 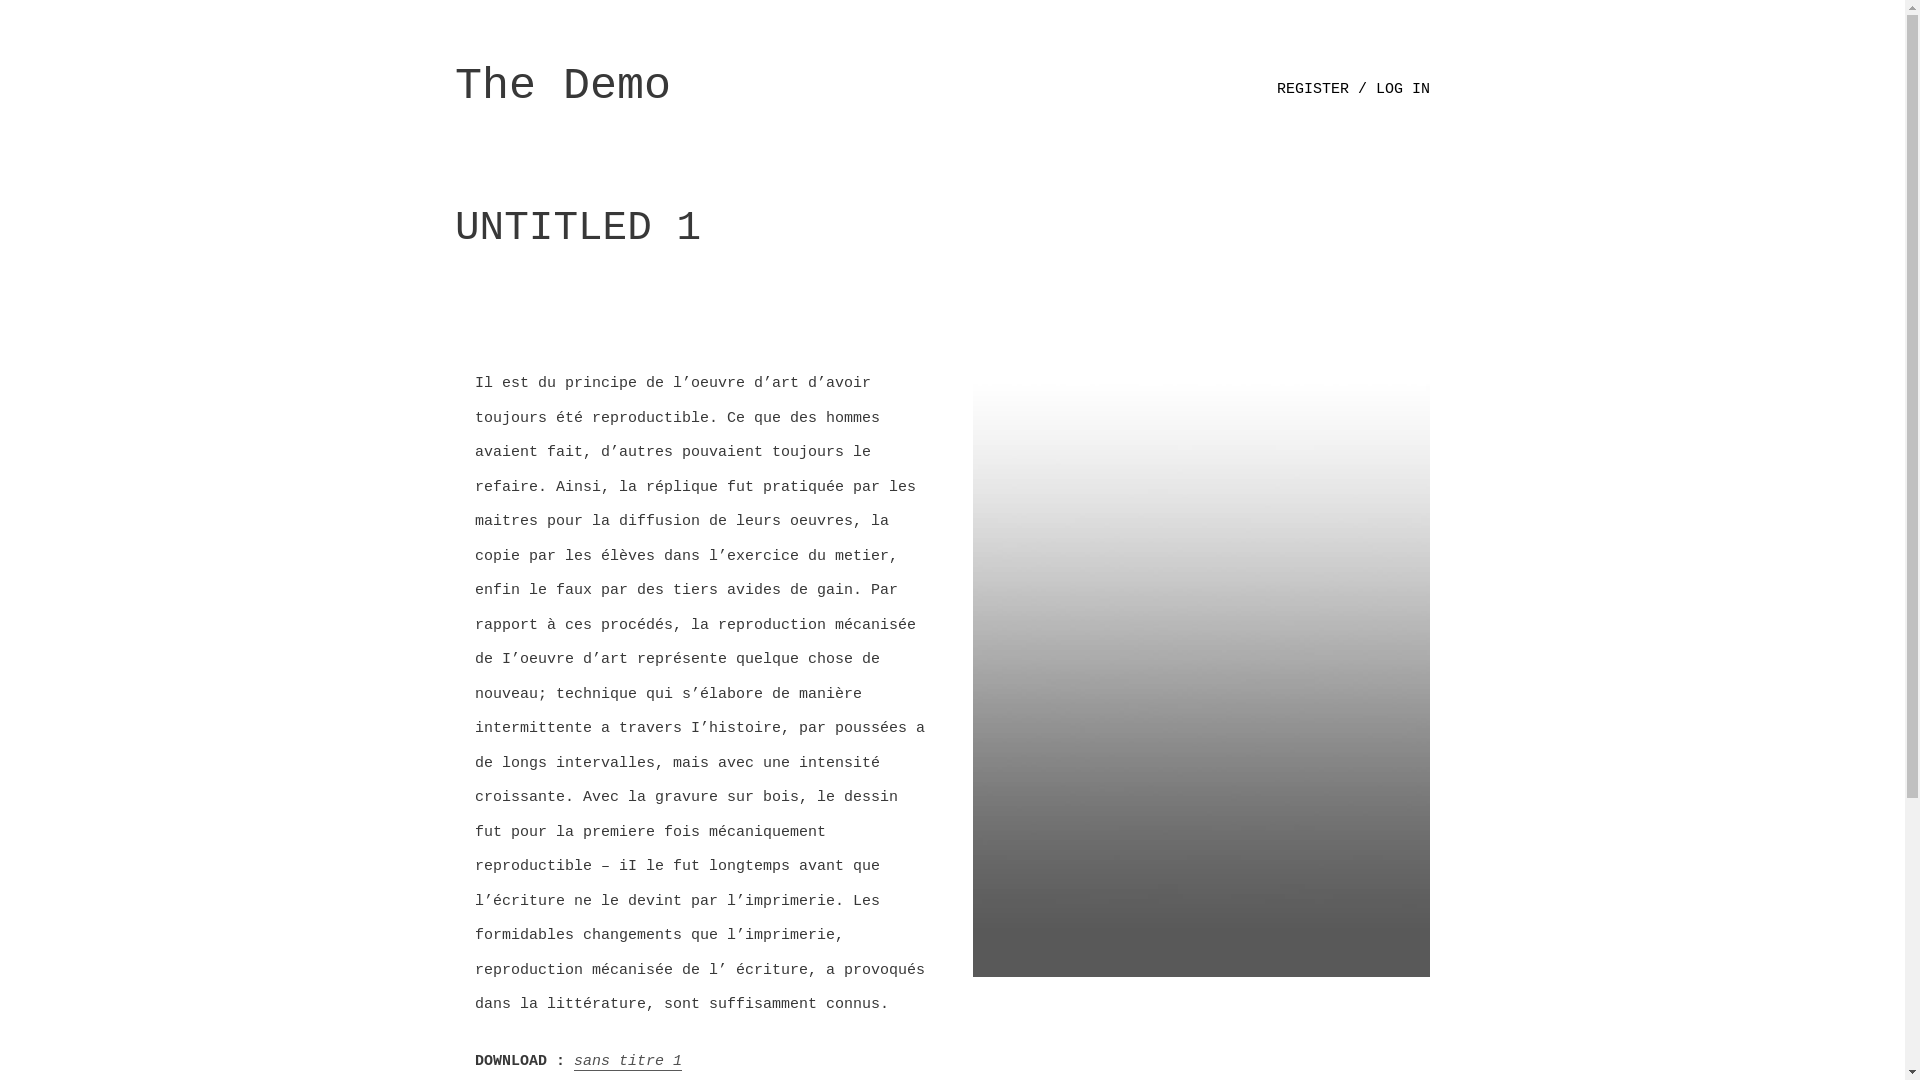 What do you see at coordinates (627, 1060) in the screenshot?
I see `'sans titre 1'` at bounding box center [627, 1060].